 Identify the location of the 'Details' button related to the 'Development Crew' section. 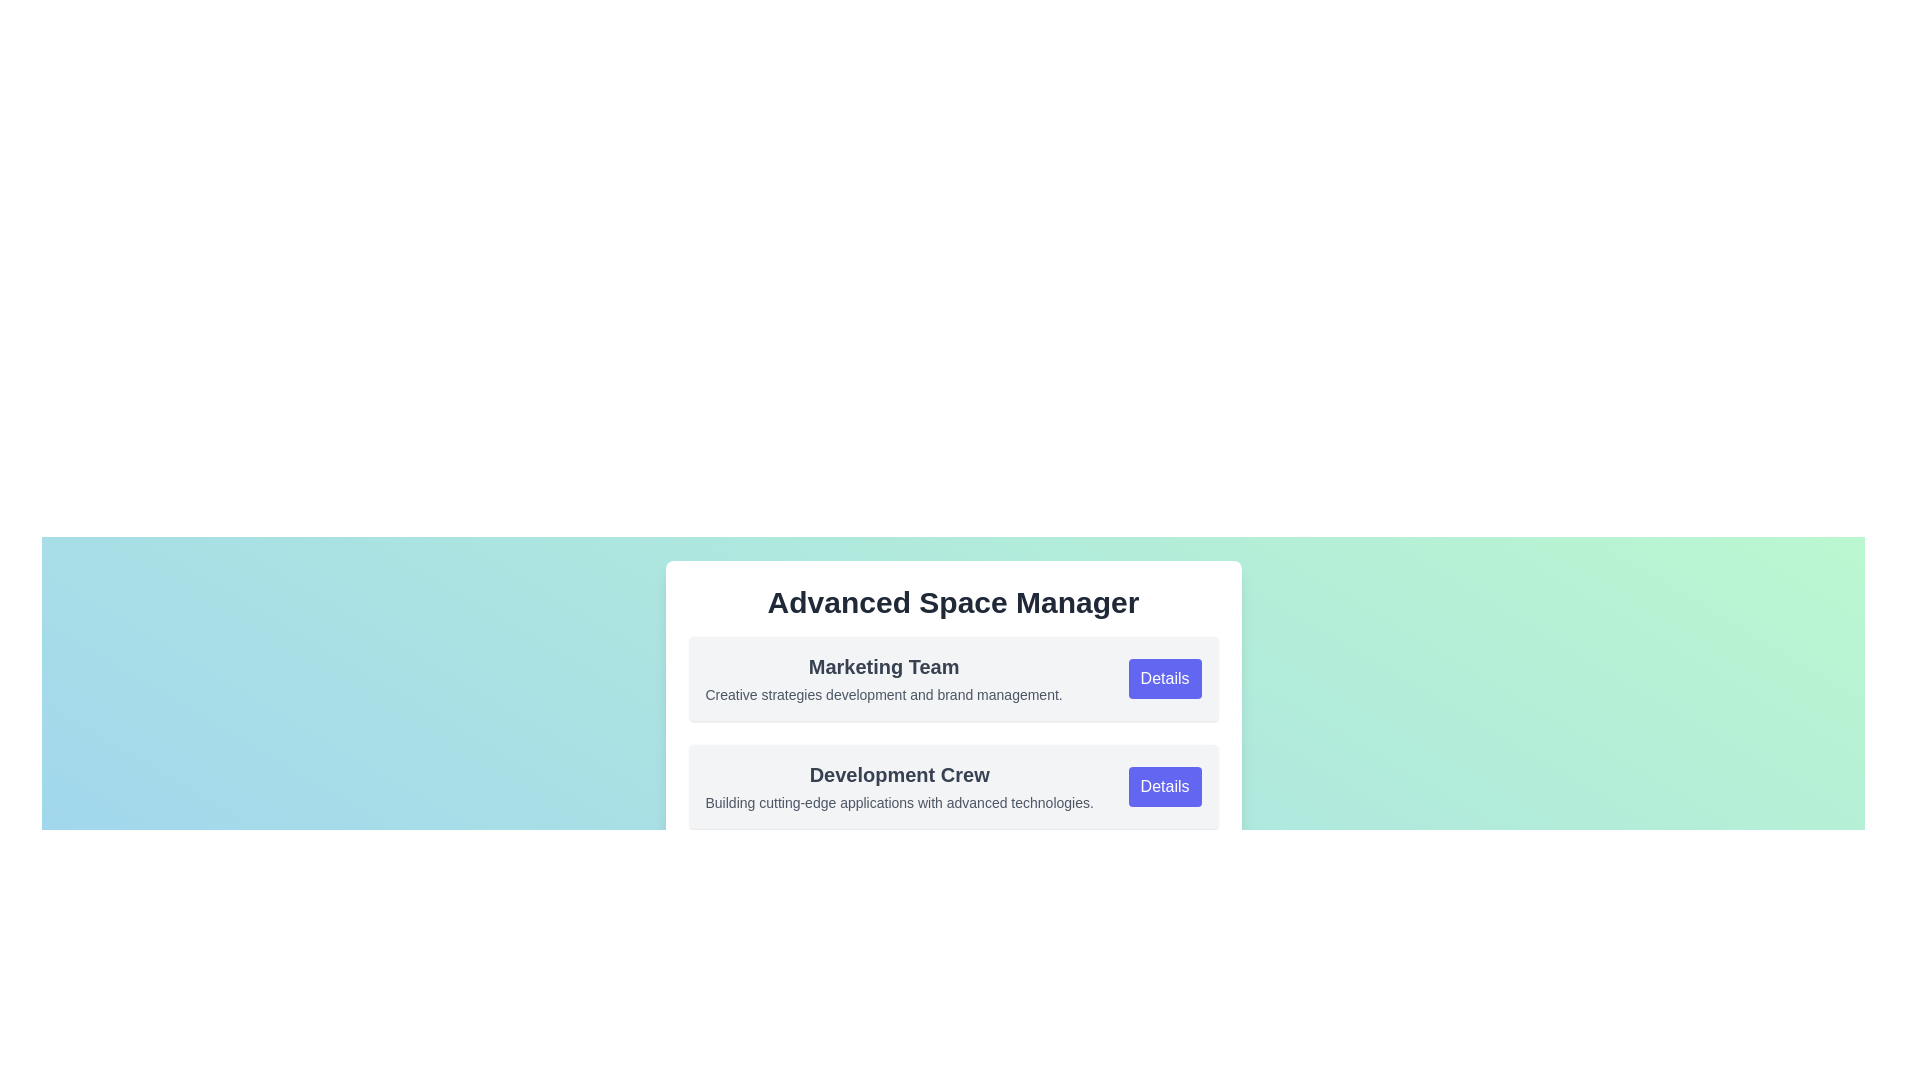
(1165, 785).